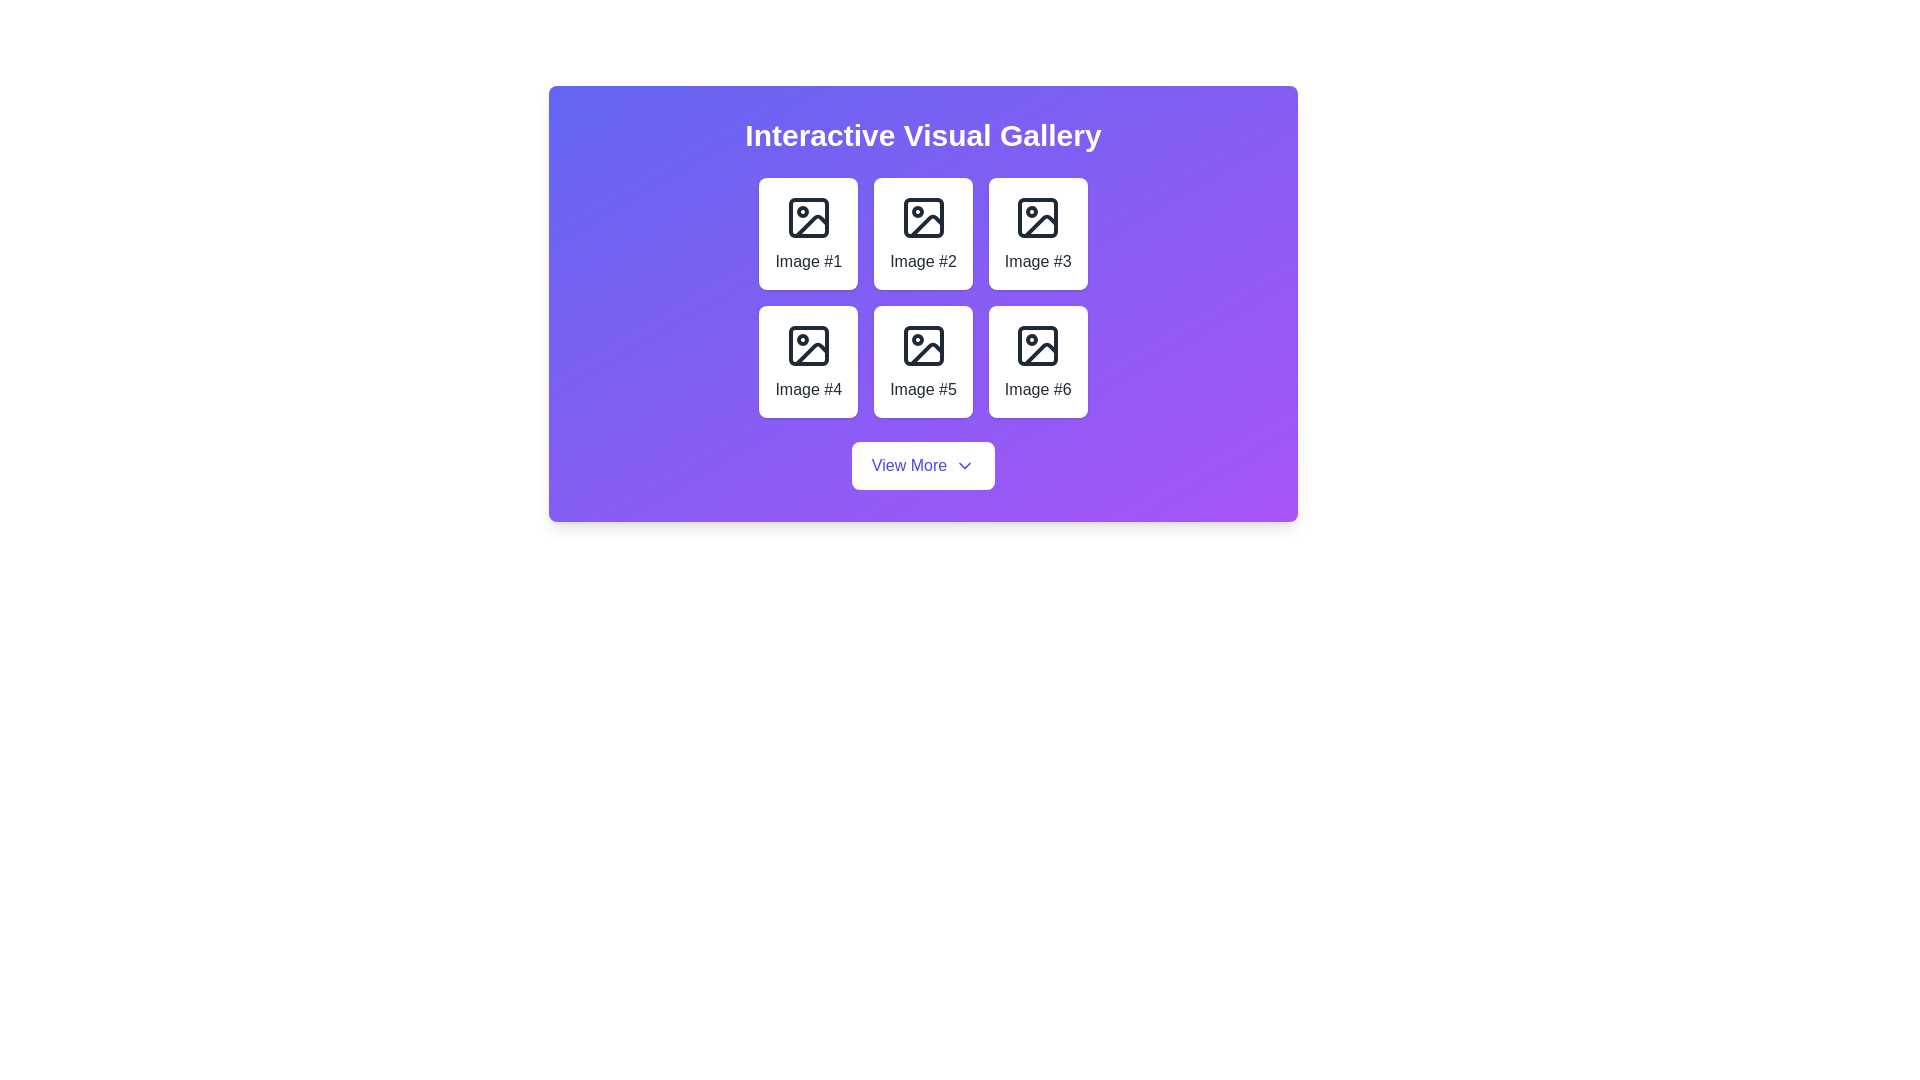  I want to click on the Icon graphical component that represents the imagery or photo-related content in the top row, middle column of the gallery grid, so click(922, 218).